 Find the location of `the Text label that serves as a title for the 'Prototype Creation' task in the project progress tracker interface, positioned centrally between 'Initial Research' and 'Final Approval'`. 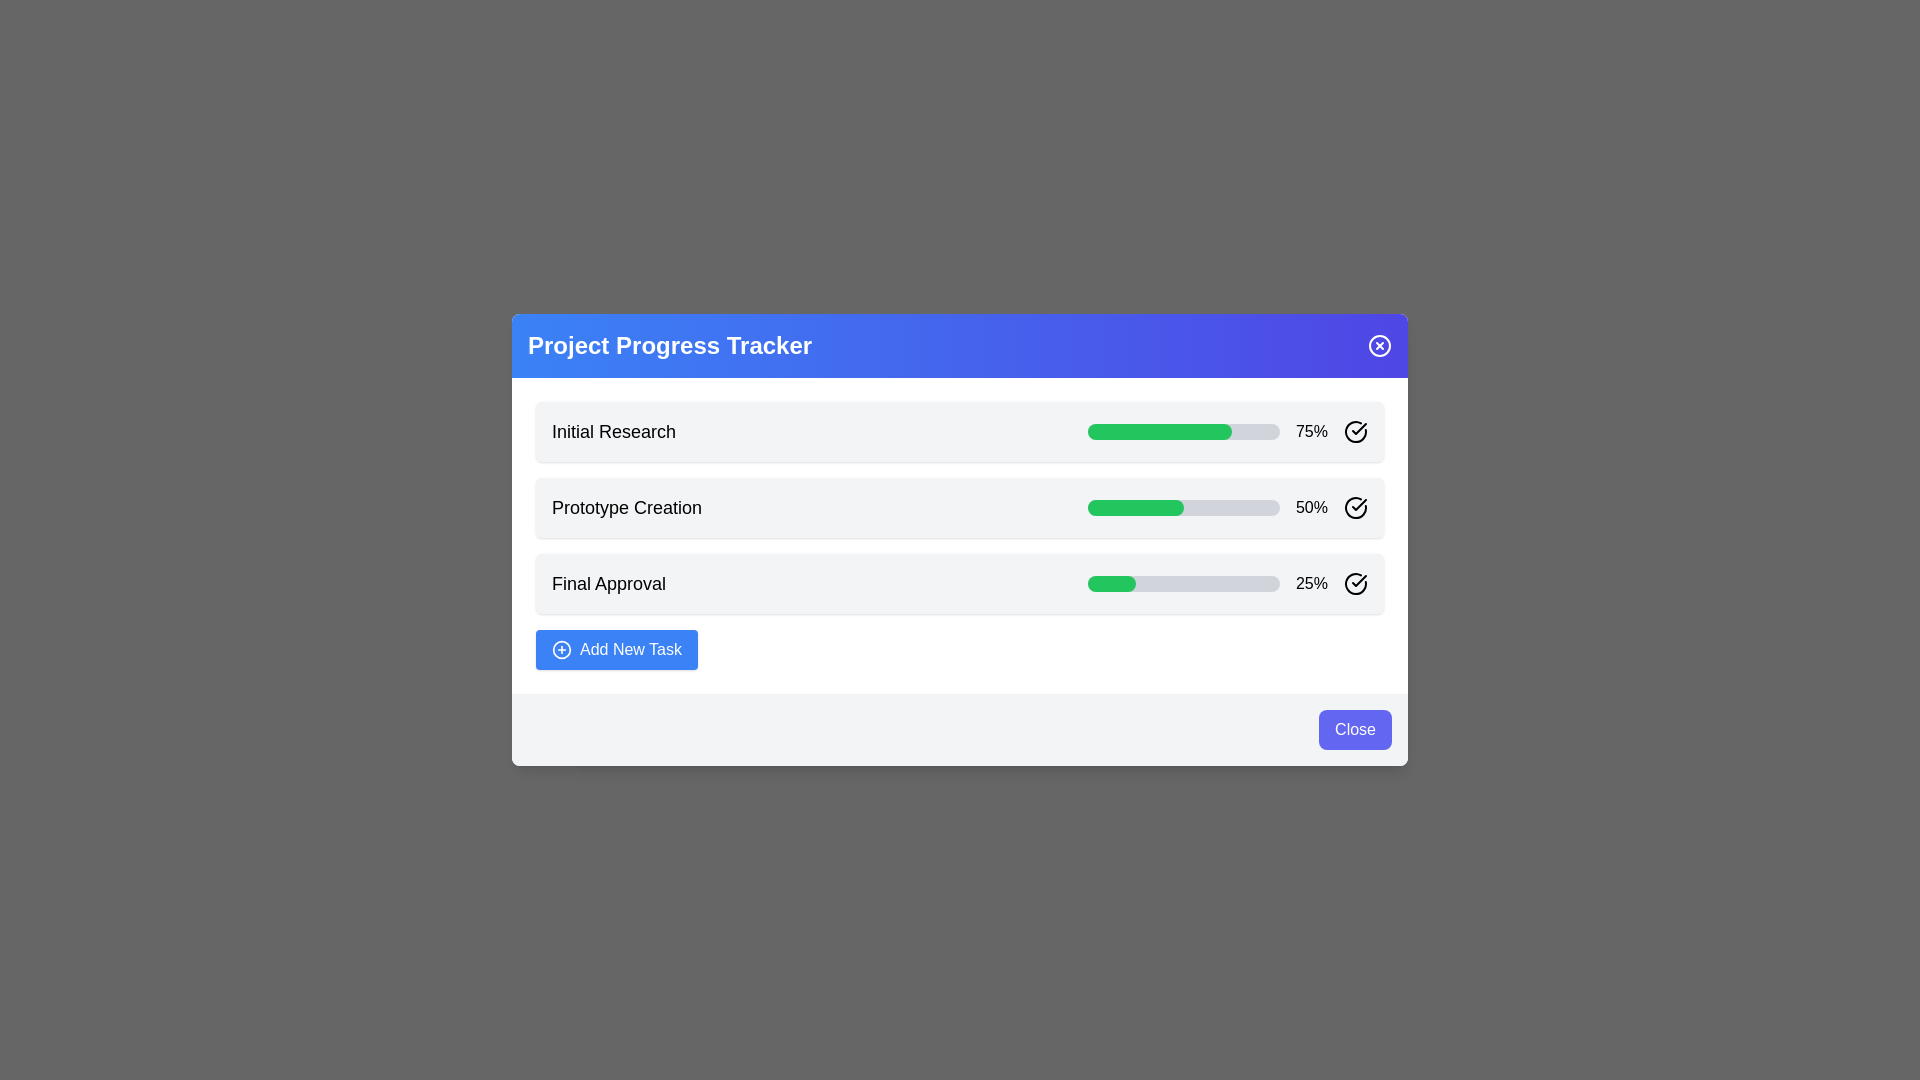

the Text label that serves as a title for the 'Prototype Creation' task in the project progress tracker interface, positioned centrally between 'Initial Research' and 'Final Approval' is located at coordinates (626, 507).